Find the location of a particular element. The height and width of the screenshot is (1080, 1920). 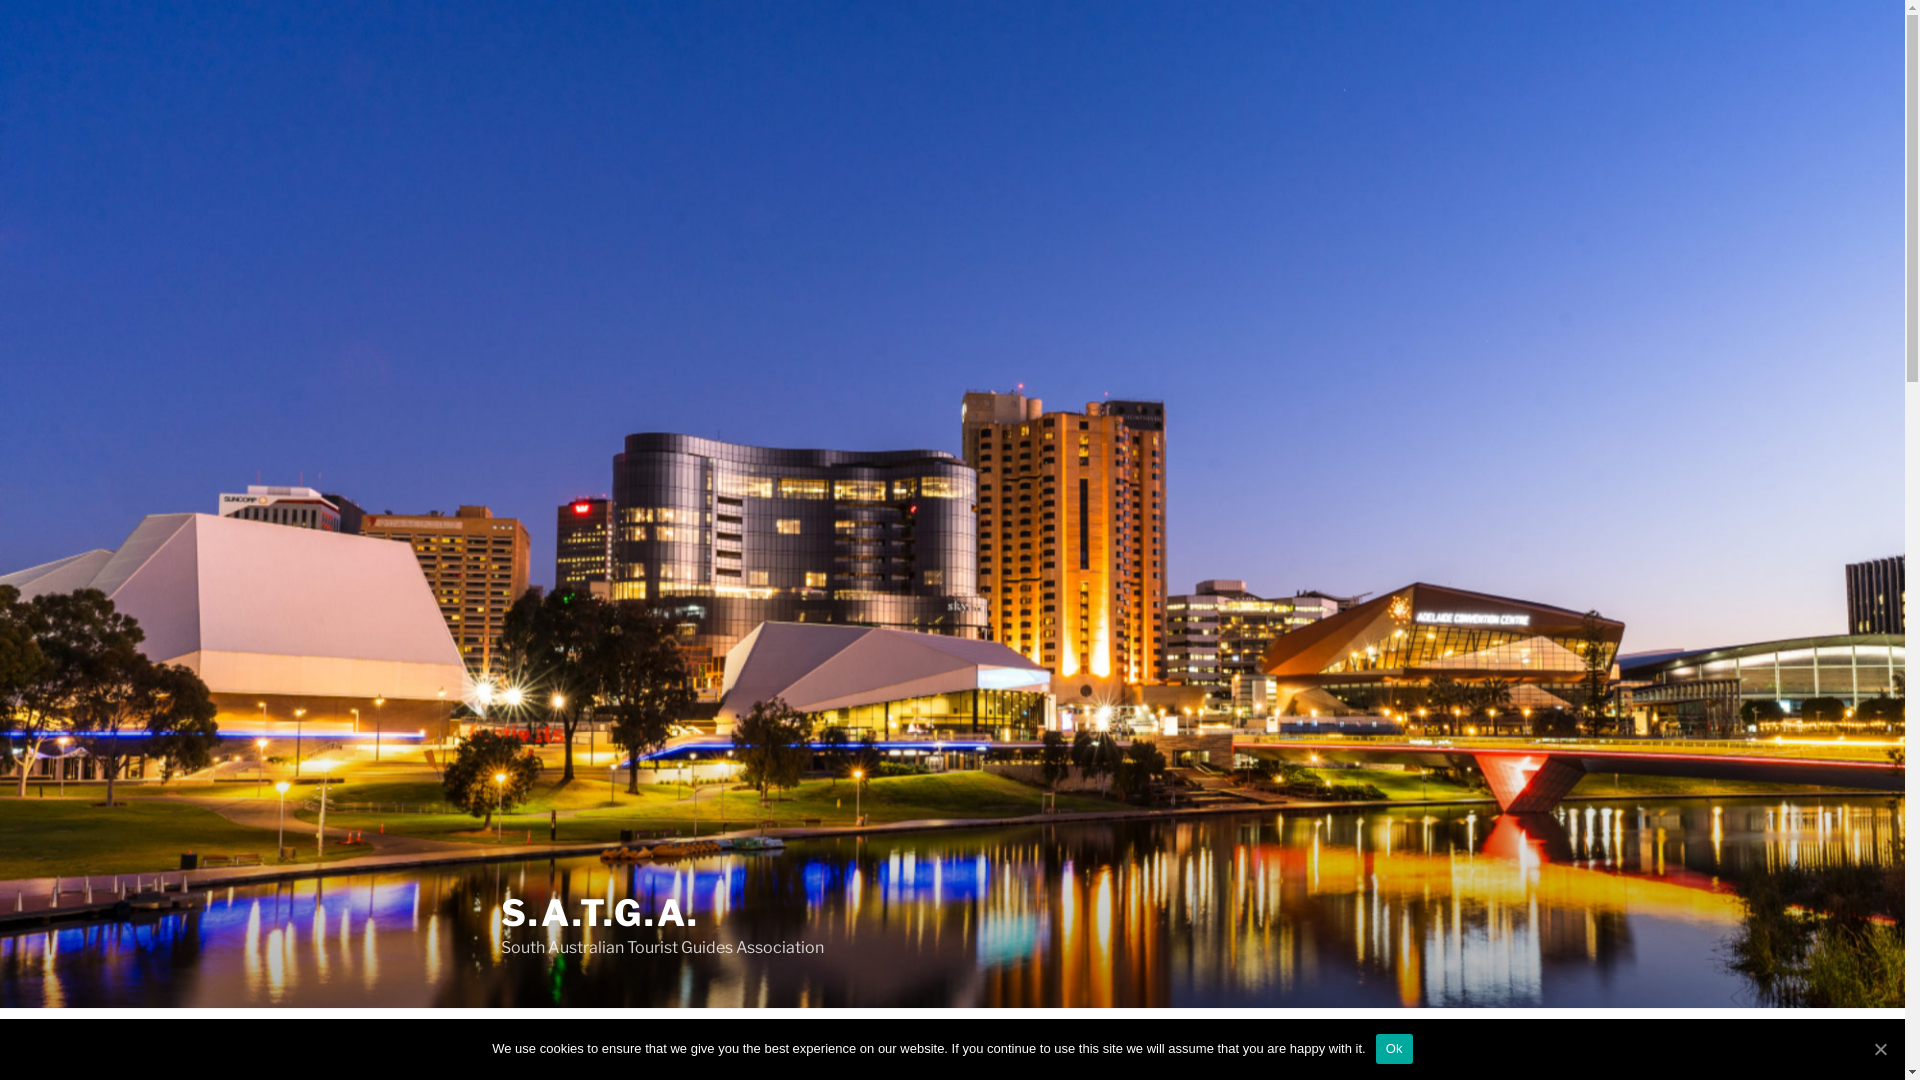

'WELCOME' is located at coordinates (534, 1043).